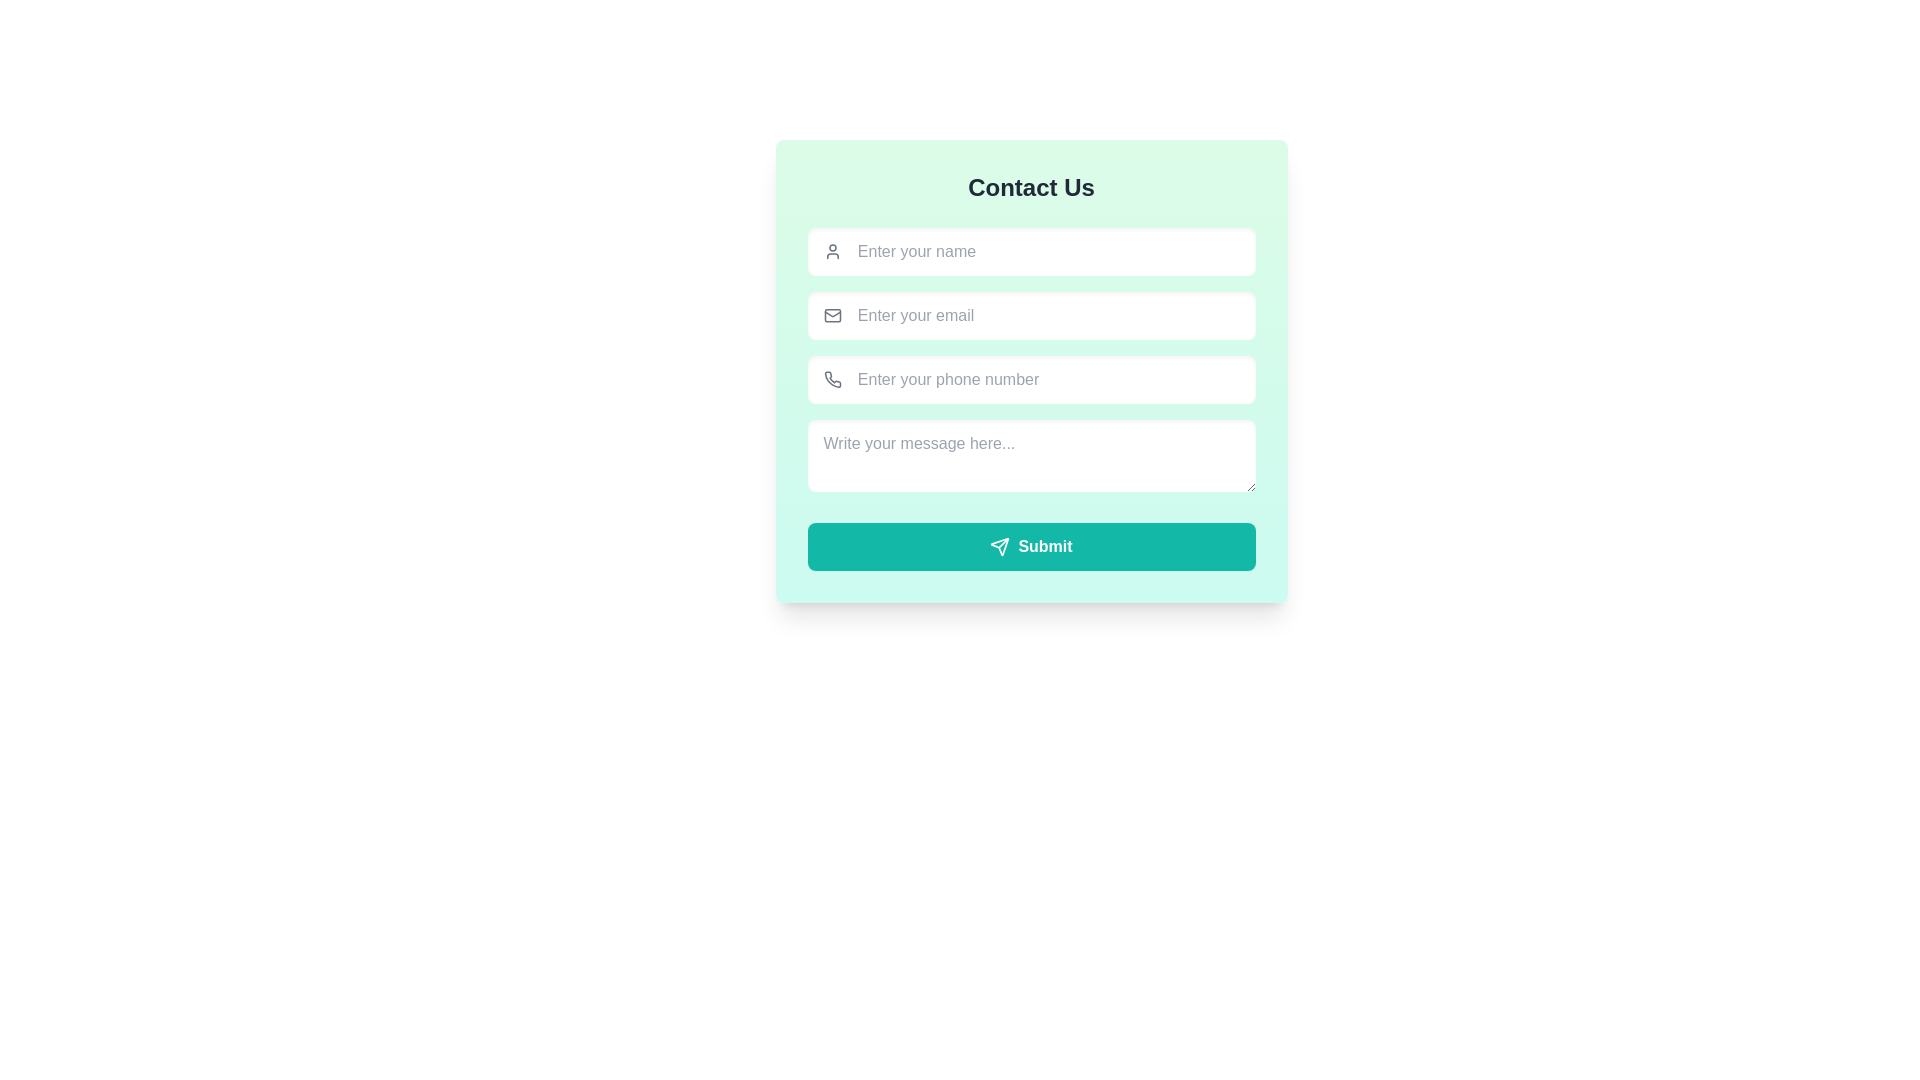 Image resolution: width=1920 pixels, height=1080 pixels. I want to click on the small gray telephone handset icon located to the left of the 'Enter your phone number' placeholder text, so click(832, 380).